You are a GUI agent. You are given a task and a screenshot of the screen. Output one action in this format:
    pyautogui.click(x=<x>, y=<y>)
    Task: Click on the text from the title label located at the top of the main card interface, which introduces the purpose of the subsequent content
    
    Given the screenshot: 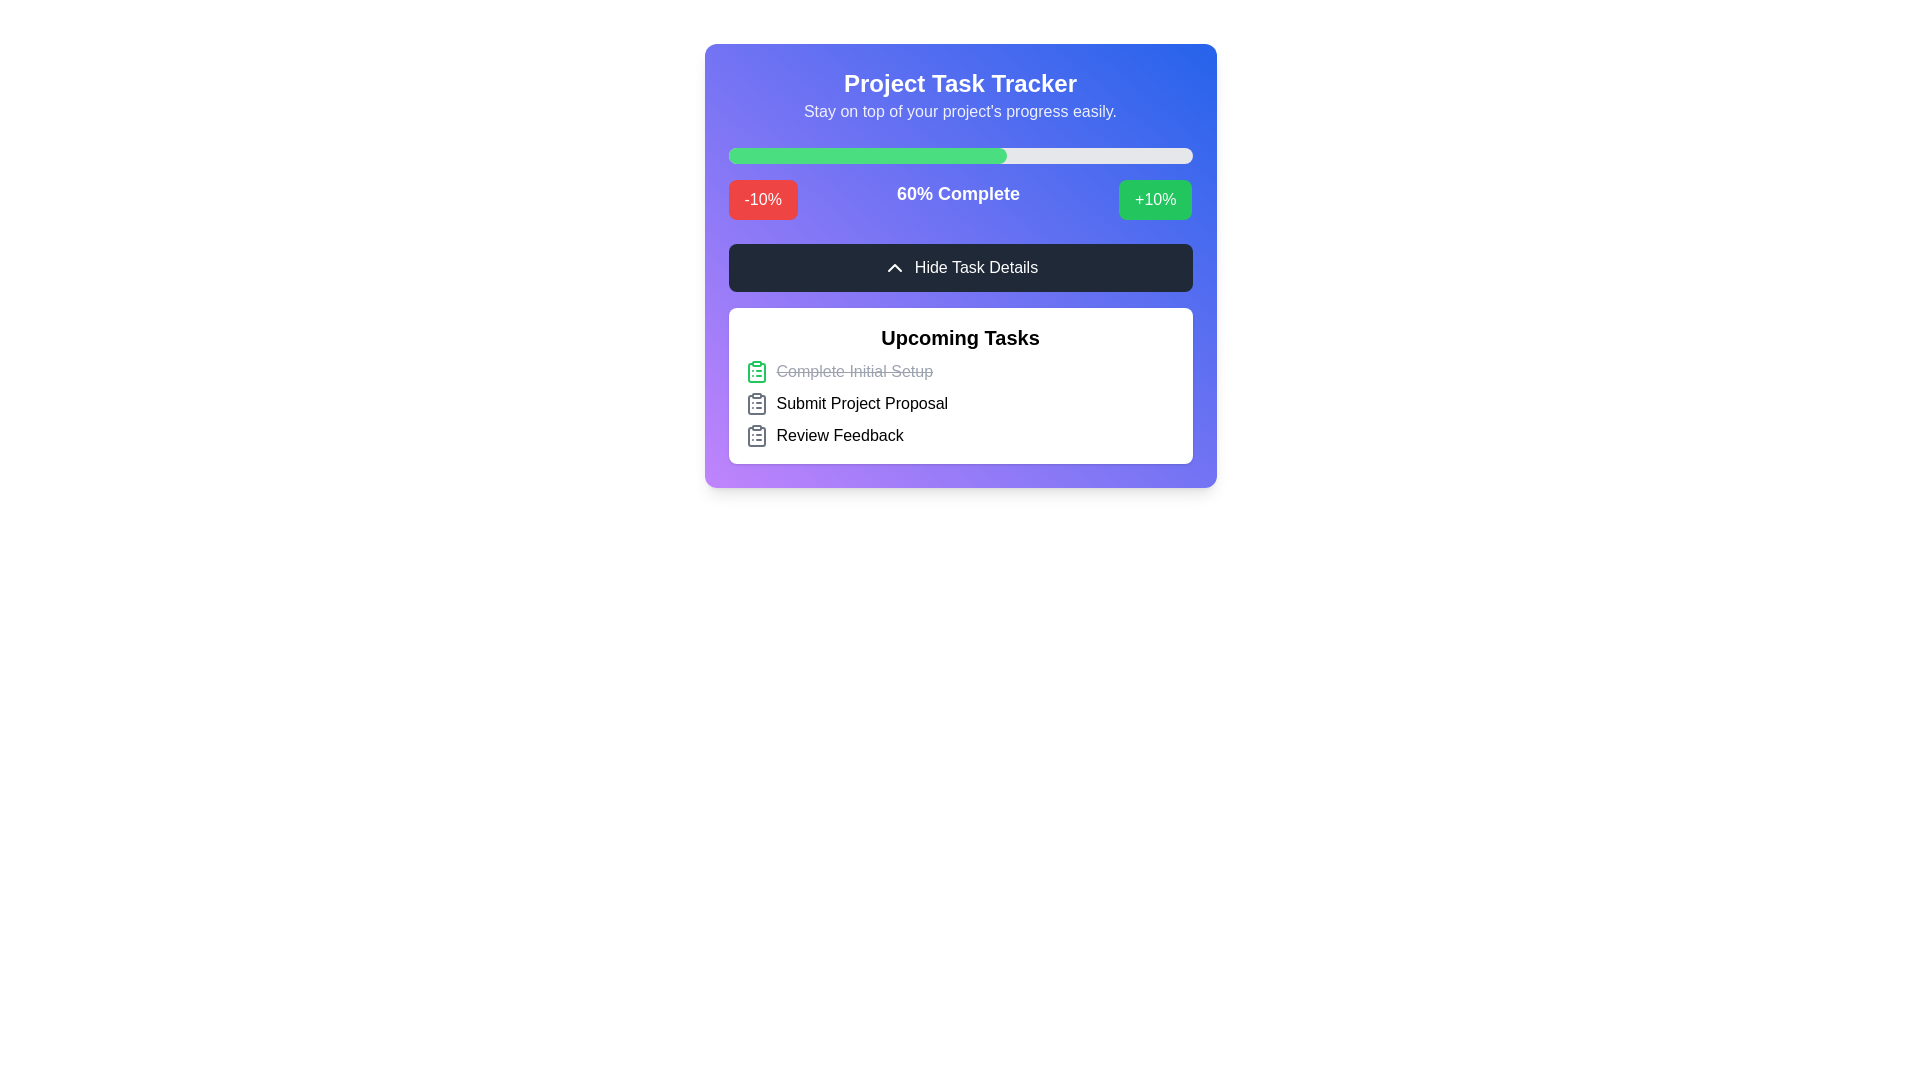 What is the action you would take?
    pyautogui.click(x=960, y=83)
    